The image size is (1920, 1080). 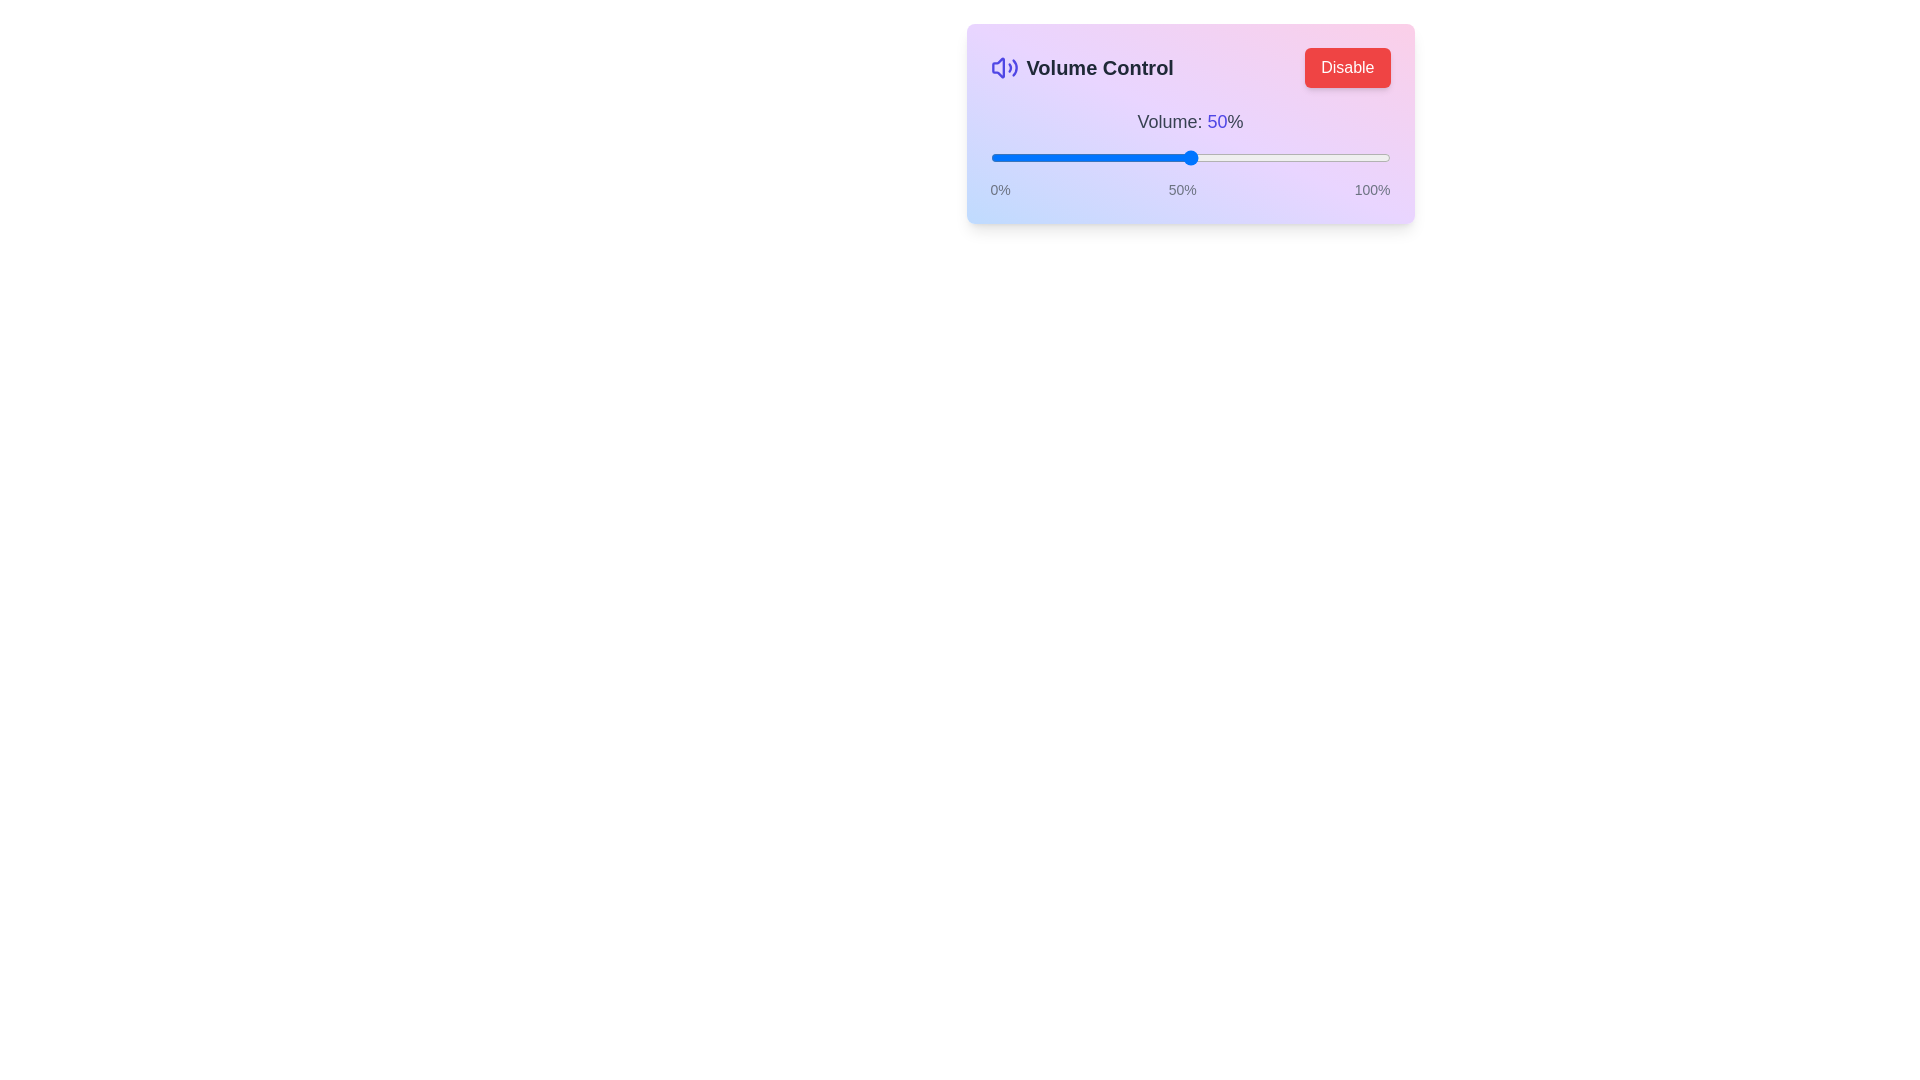 What do you see at coordinates (1347, 67) in the screenshot?
I see `the button located in the top-right corner of the 'Volume Control' grouping to change its appearance` at bounding box center [1347, 67].